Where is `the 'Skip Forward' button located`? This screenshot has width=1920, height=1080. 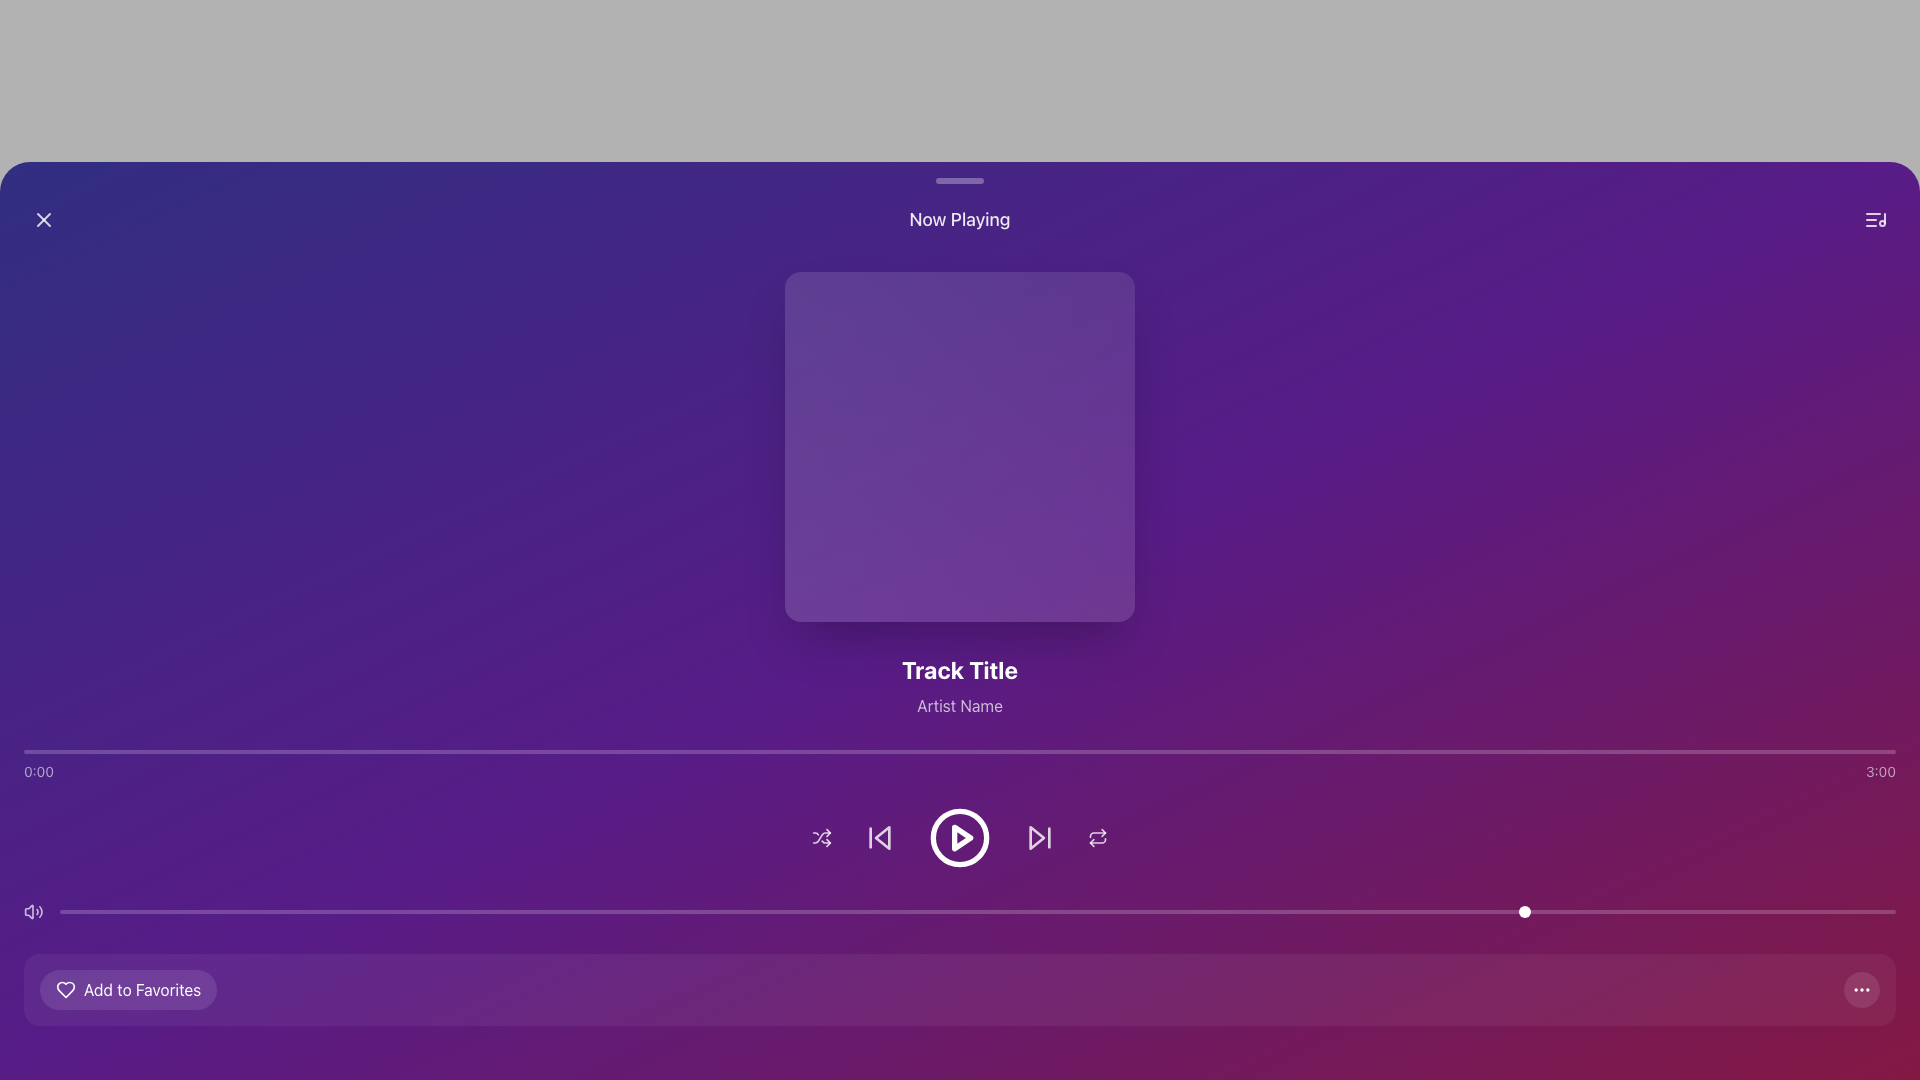
the 'Skip Forward' button located is located at coordinates (1040, 837).